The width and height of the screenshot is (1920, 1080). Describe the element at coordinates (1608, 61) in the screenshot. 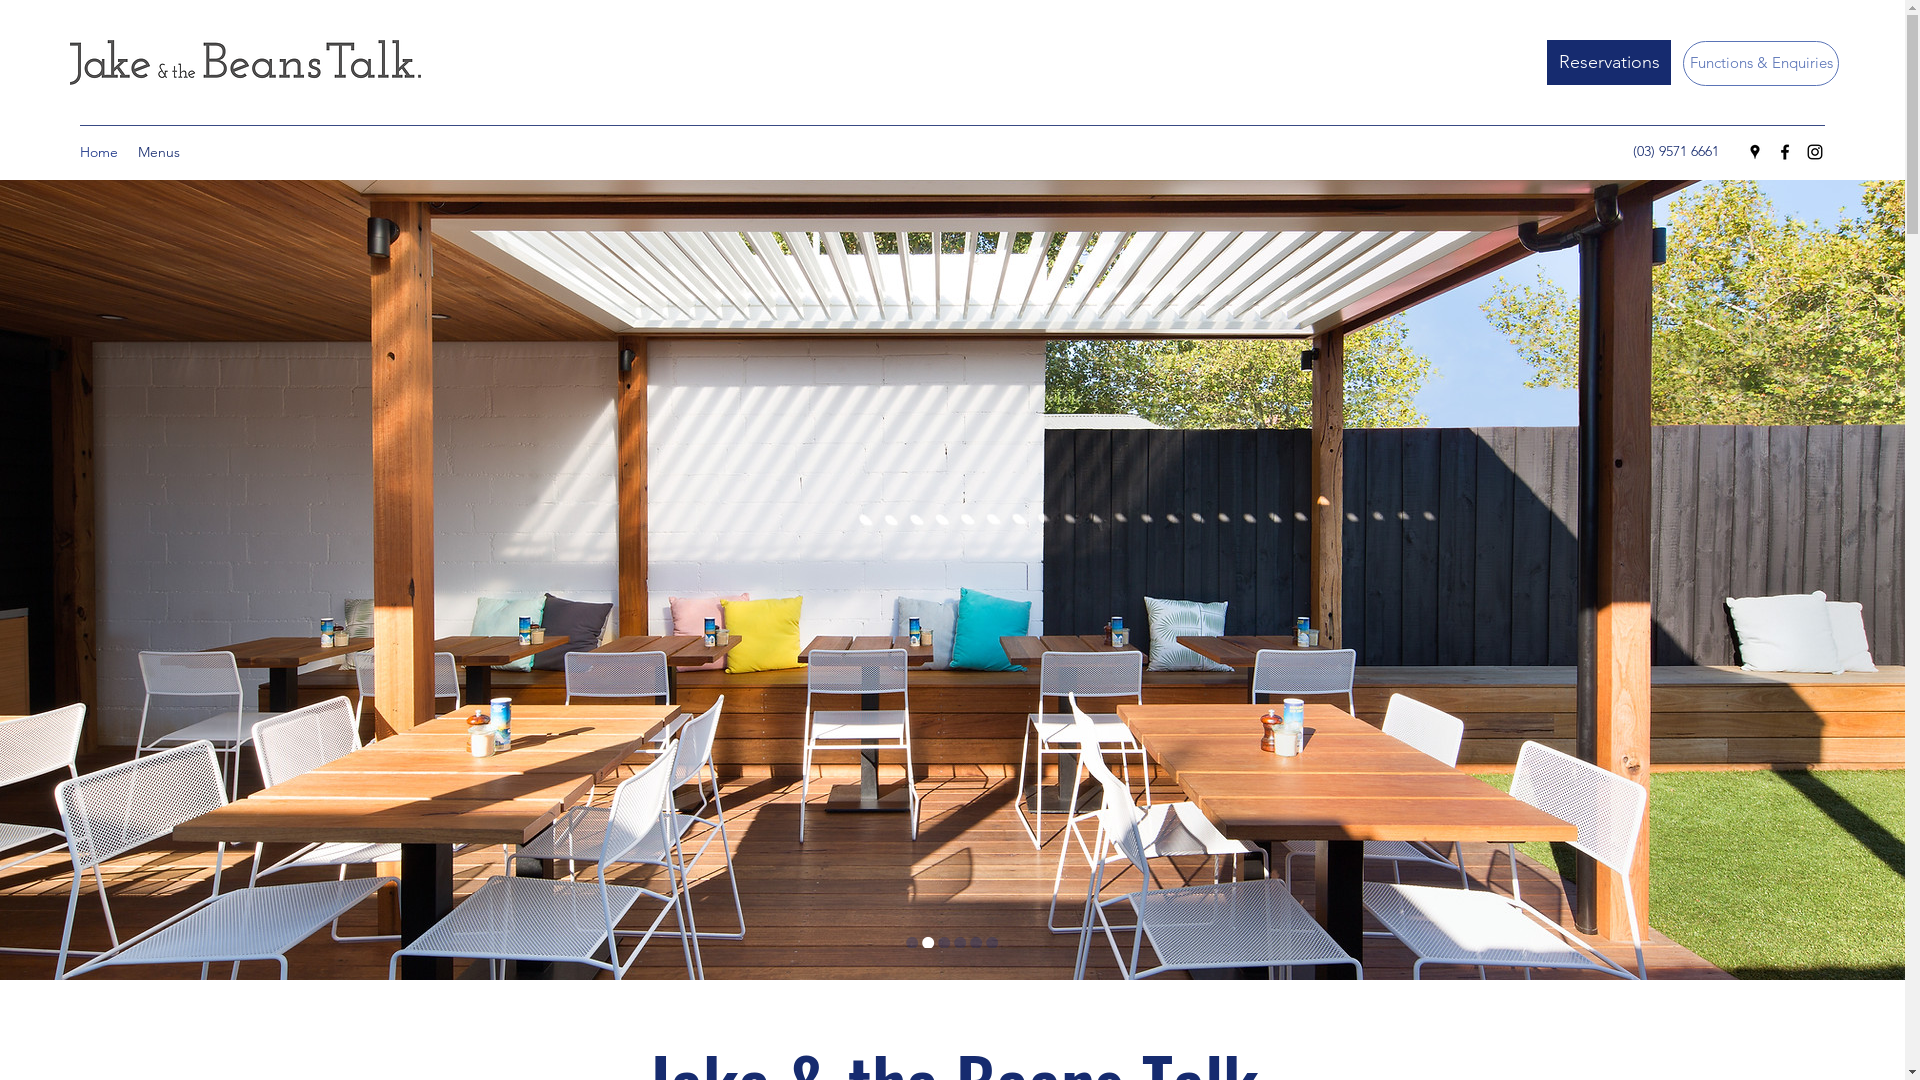

I see `'Reservations'` at that location.